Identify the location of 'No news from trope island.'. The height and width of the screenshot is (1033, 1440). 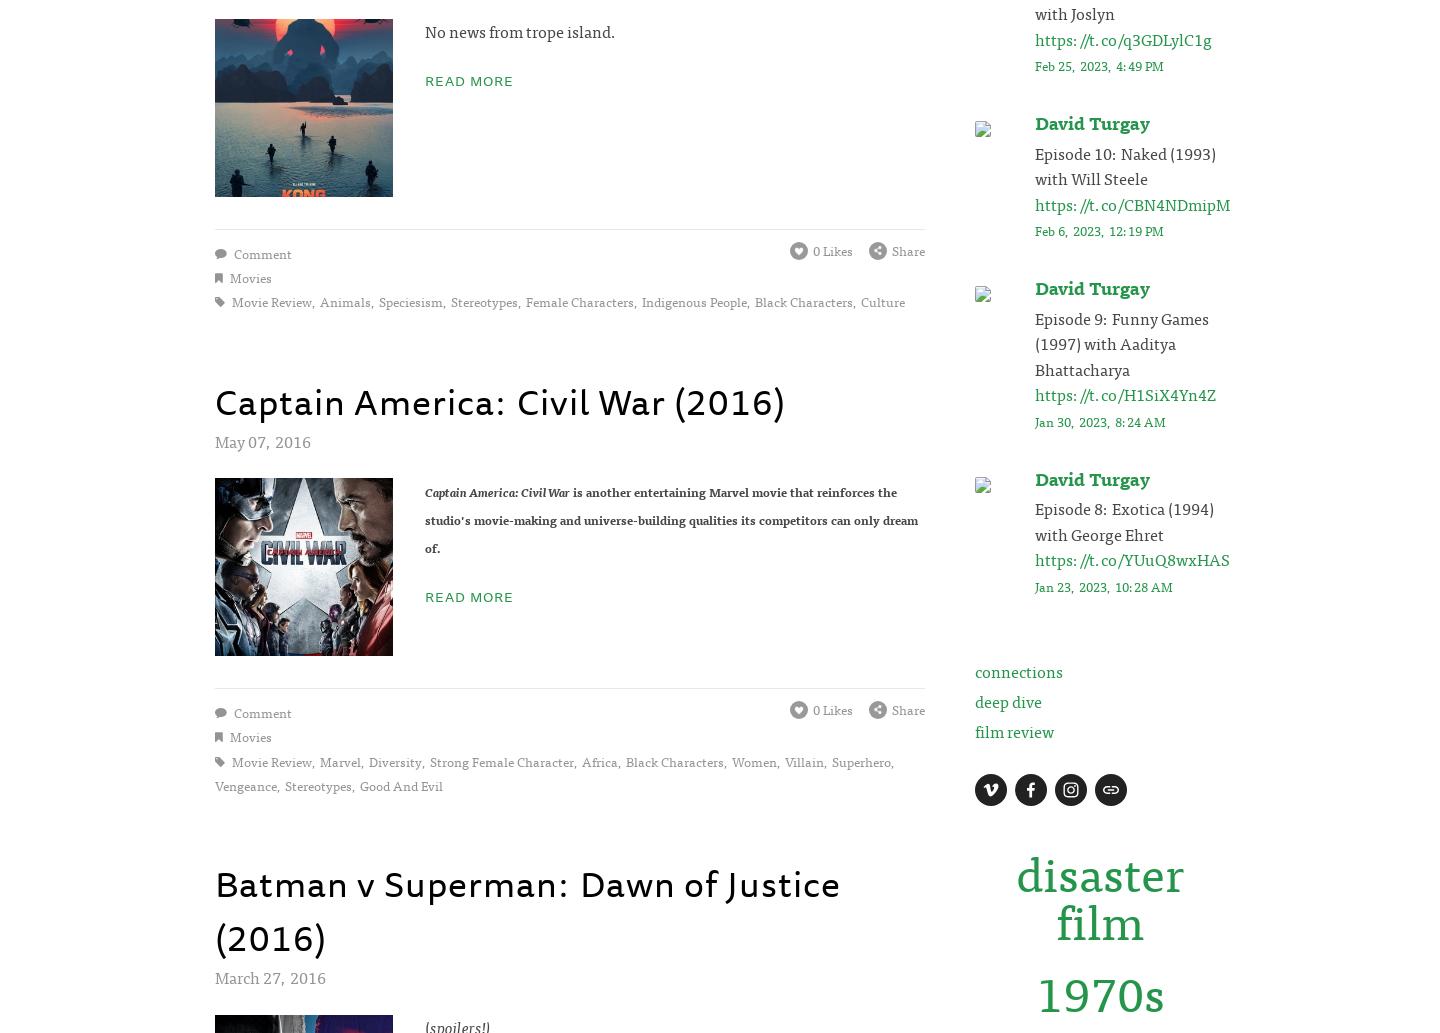
(518, 30).